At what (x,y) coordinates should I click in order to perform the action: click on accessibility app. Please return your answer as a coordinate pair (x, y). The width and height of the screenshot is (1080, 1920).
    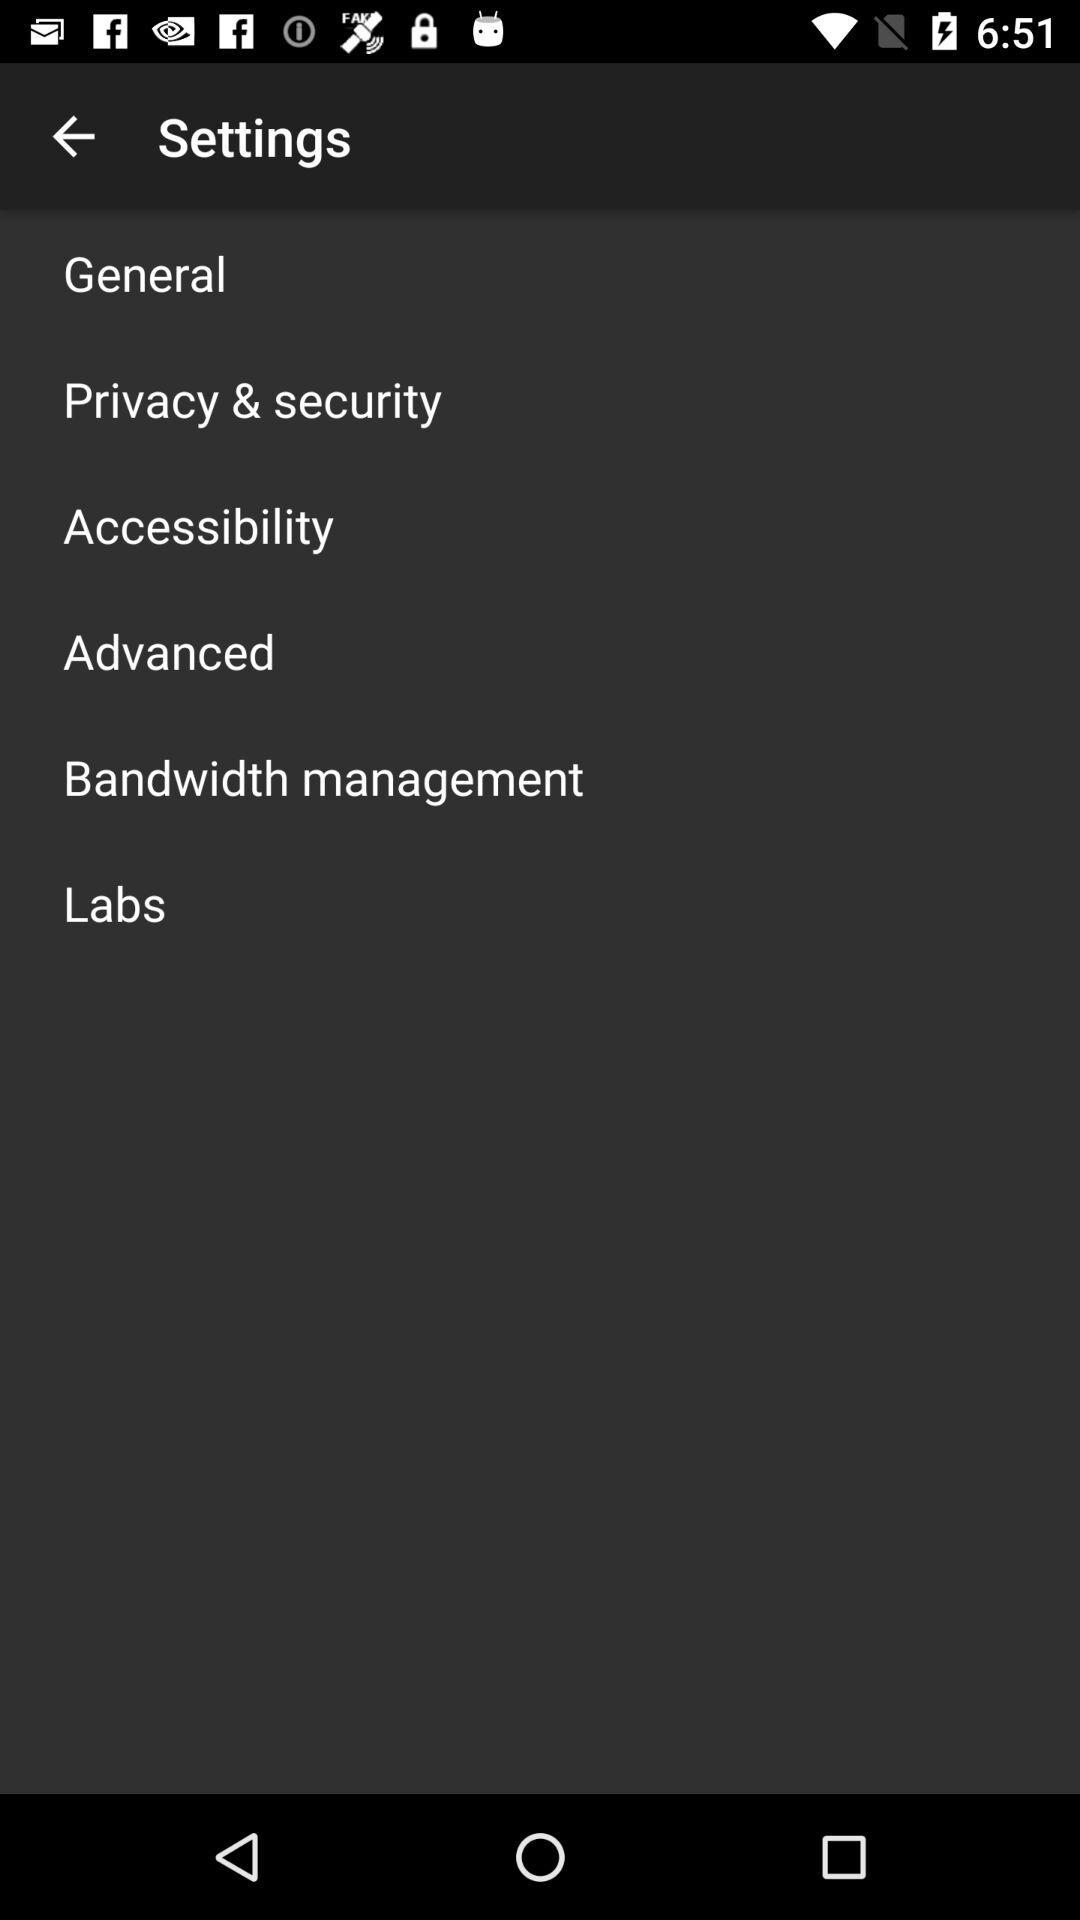
    Looking at the image, I should click on (198, 524).